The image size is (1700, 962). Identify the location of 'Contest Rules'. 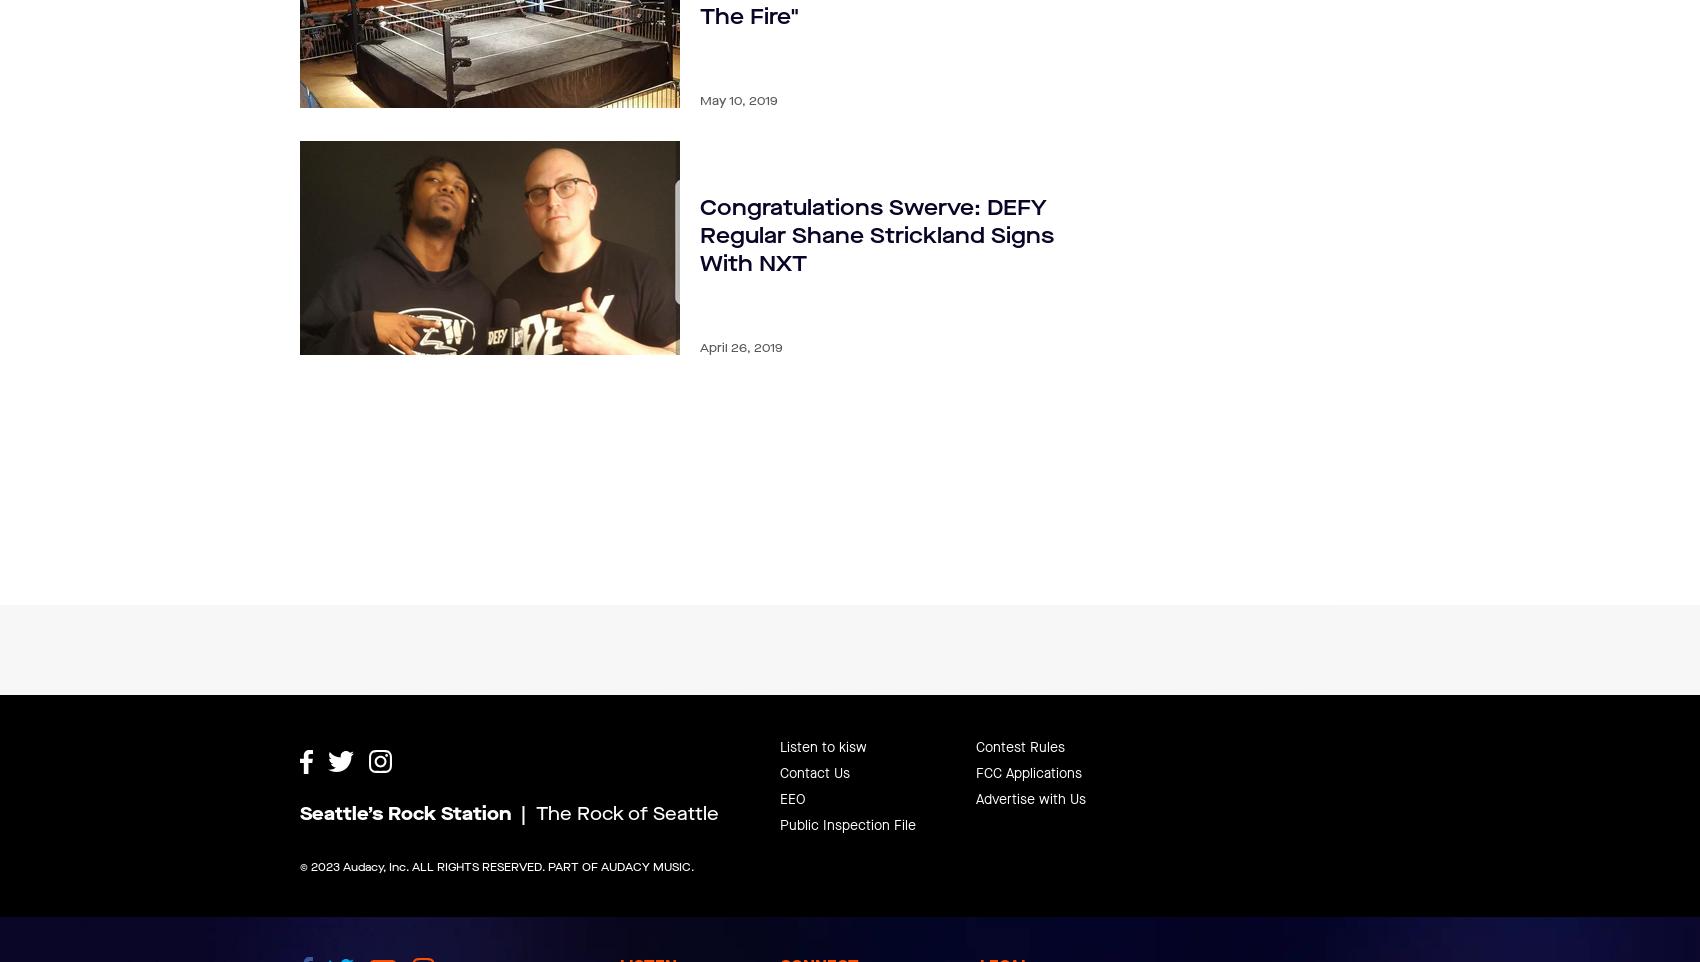
(1019, 696).